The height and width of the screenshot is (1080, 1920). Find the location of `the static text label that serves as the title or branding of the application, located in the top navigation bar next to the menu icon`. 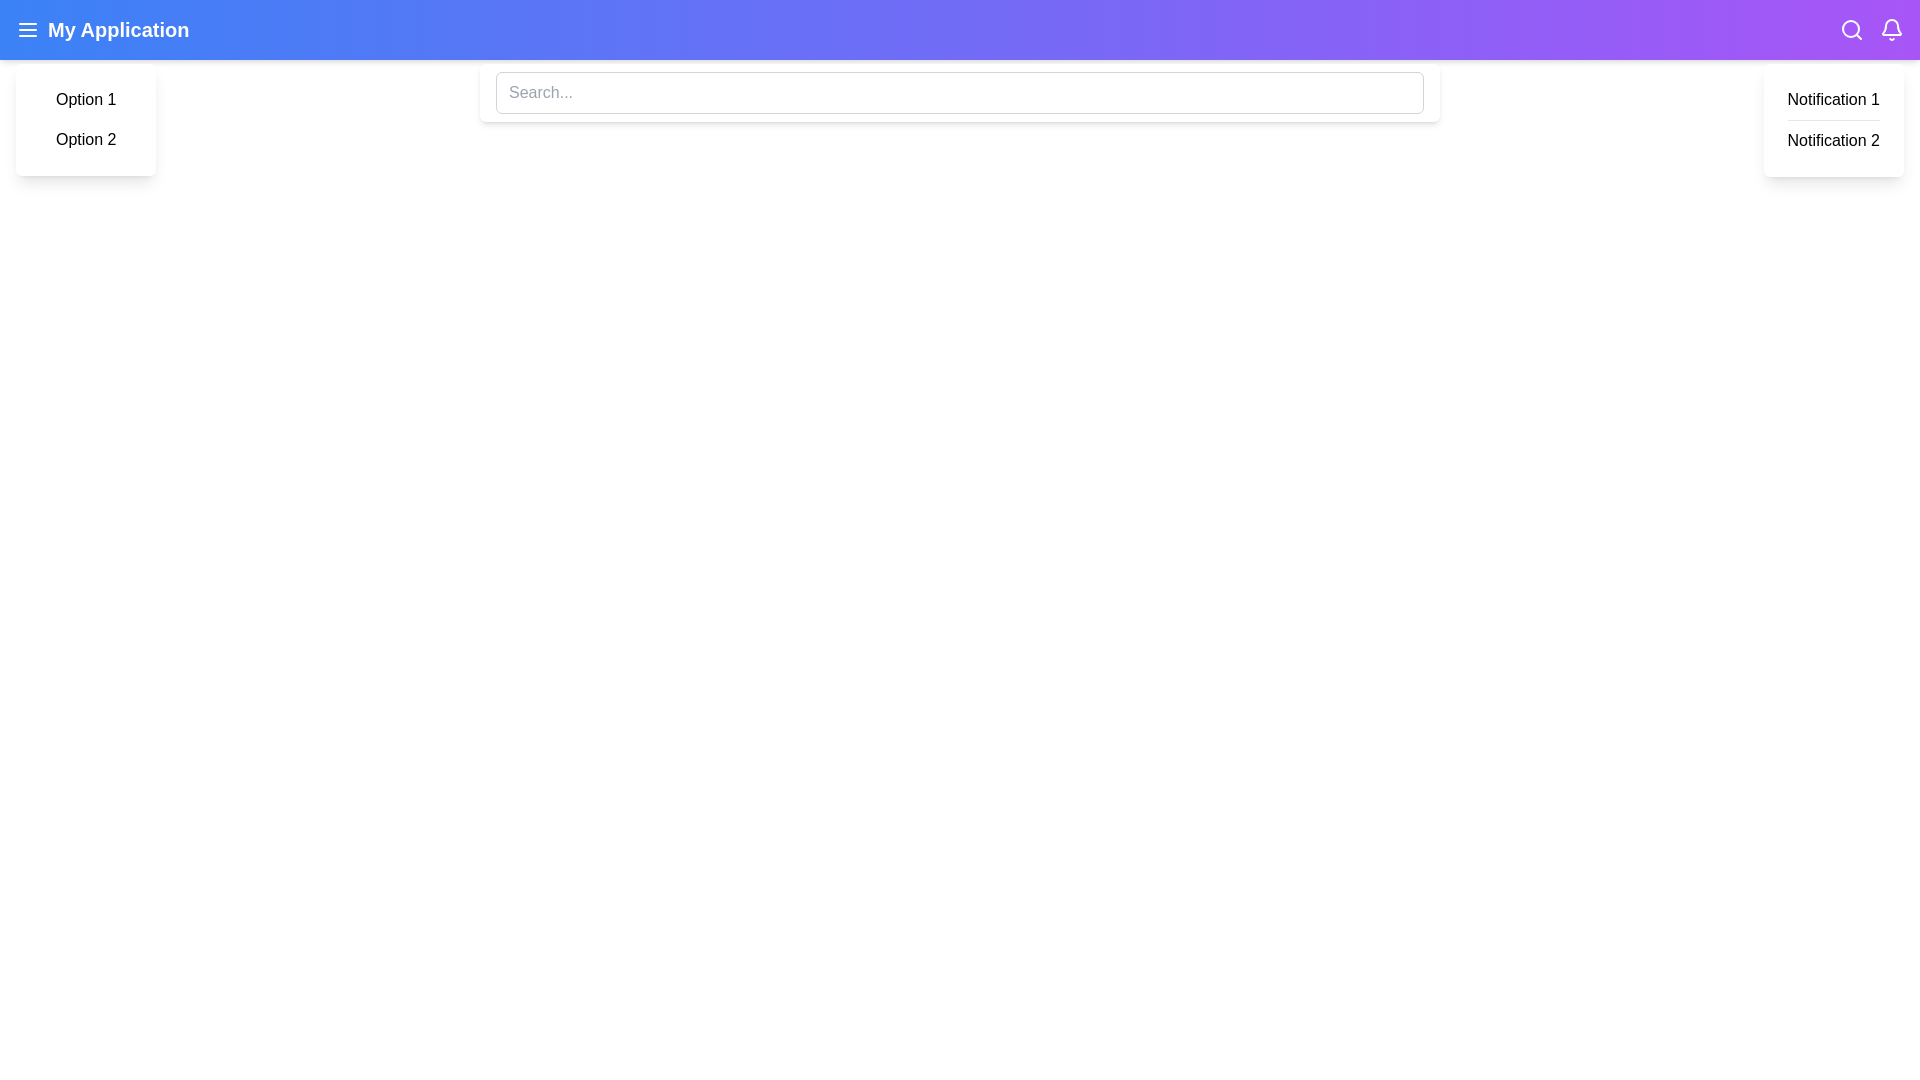

the static text label that serves as the title or branding of the application, located in the top navigation bar next to the menu icon is located at coordinates (101, 30).